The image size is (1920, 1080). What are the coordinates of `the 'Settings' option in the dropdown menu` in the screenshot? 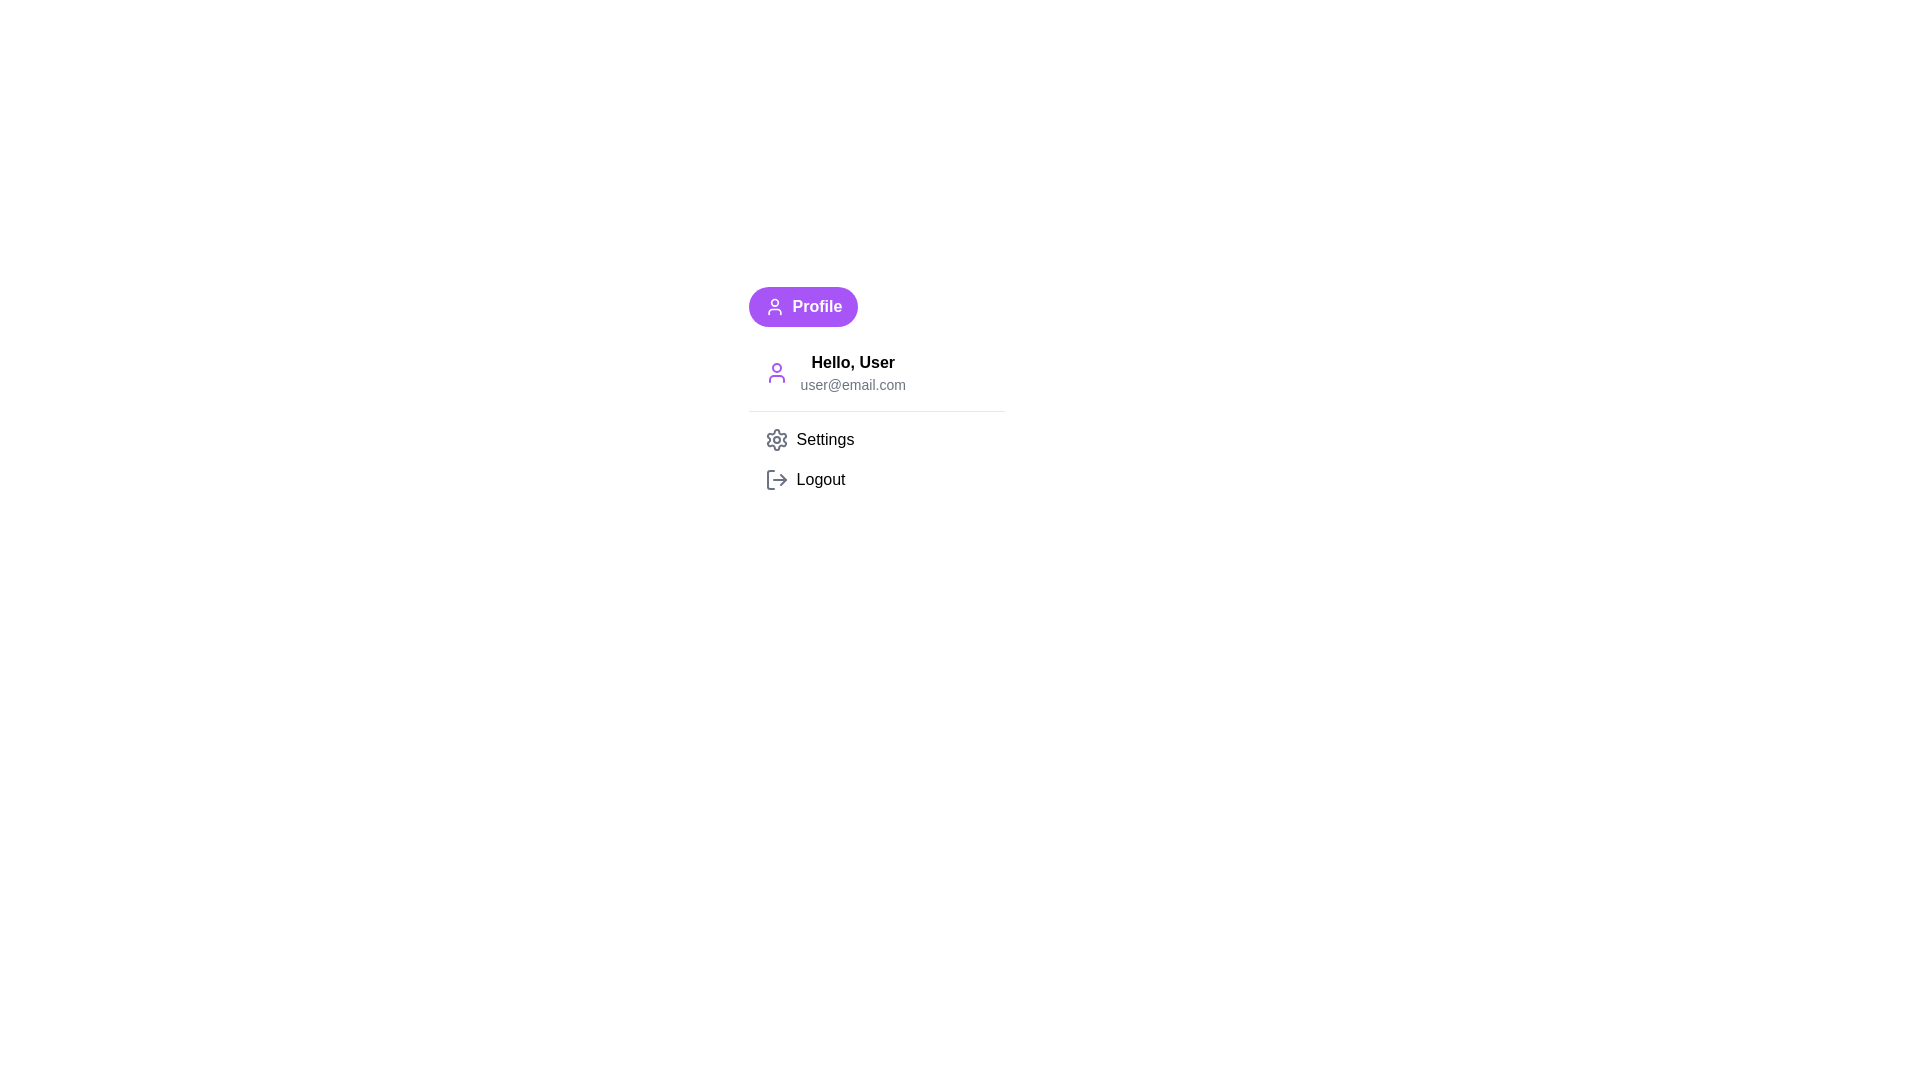 It's located at (875, 438).